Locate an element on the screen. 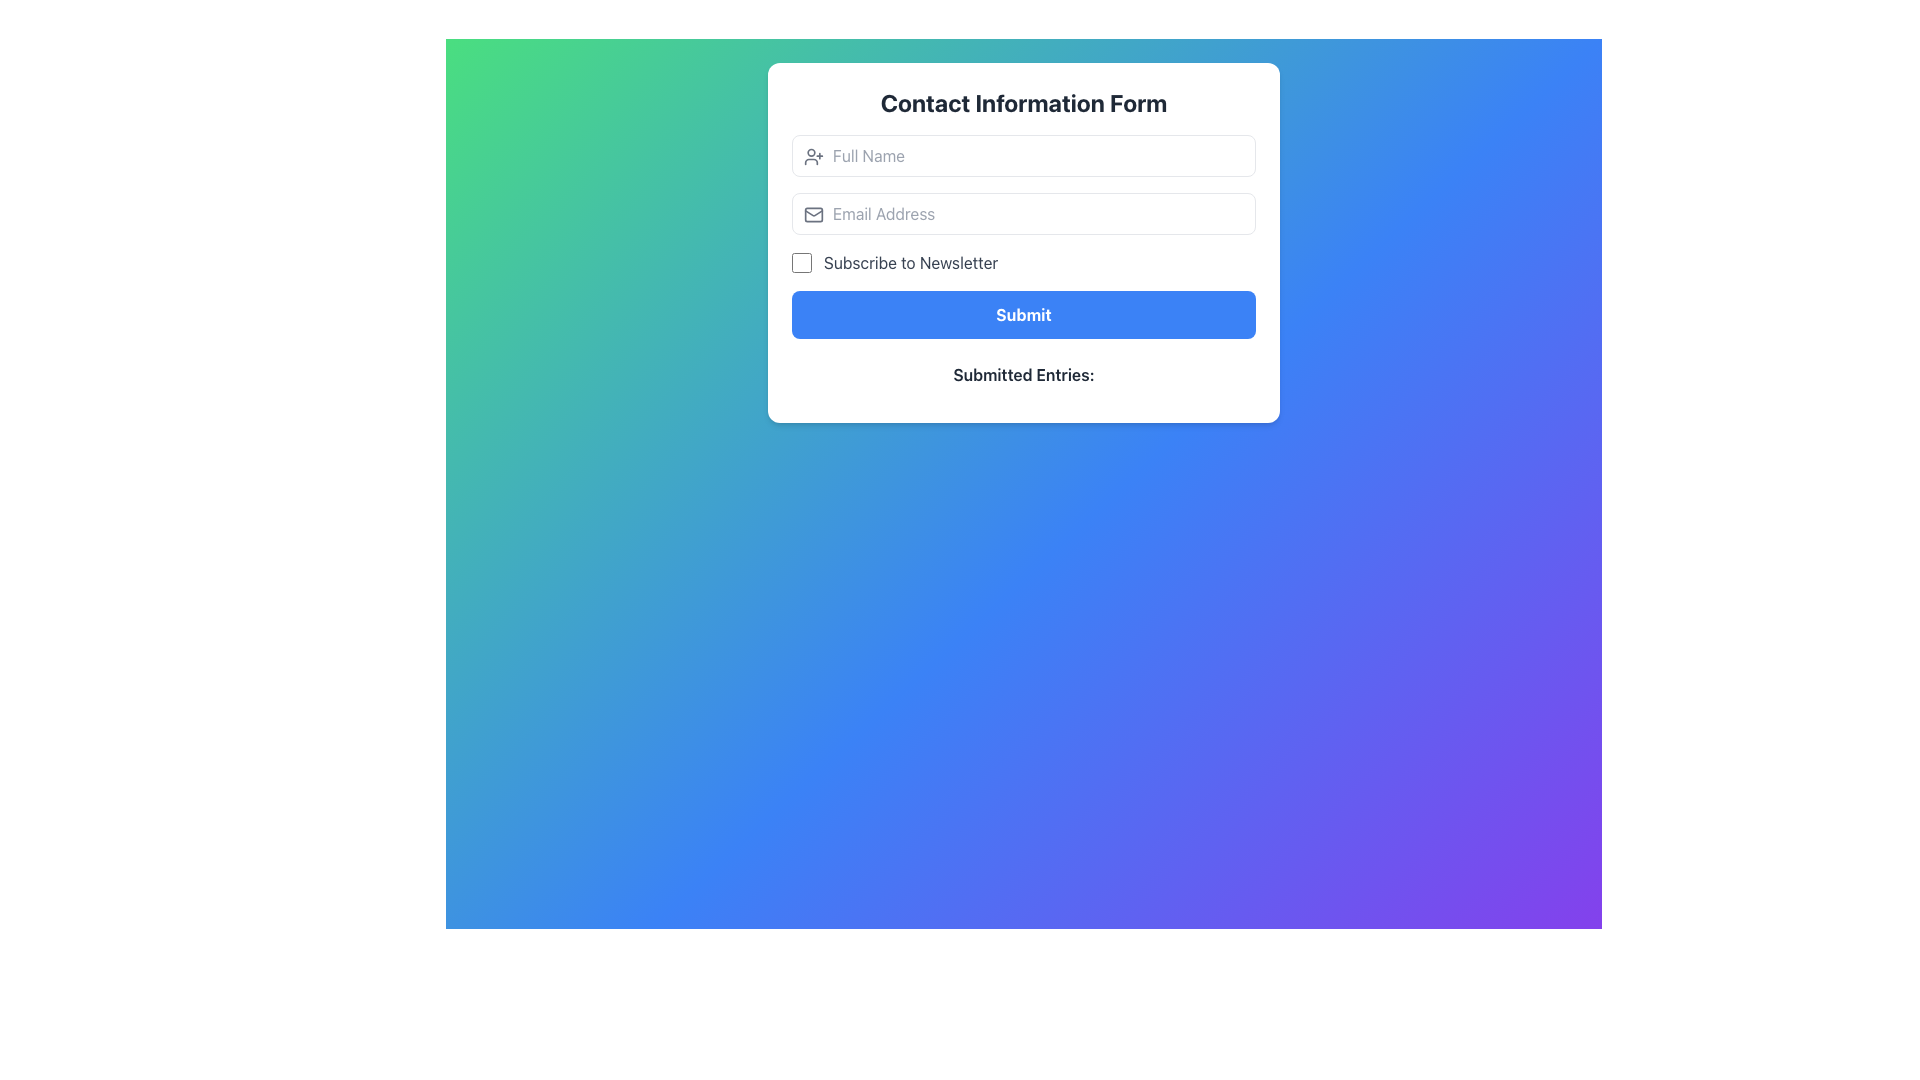  the email input field in the 'Contact Information Form', which is the second field below the 'Full Name' input and above the 'Subscribe to Newsletter' checkbox is located at coordinates (1023, 213).